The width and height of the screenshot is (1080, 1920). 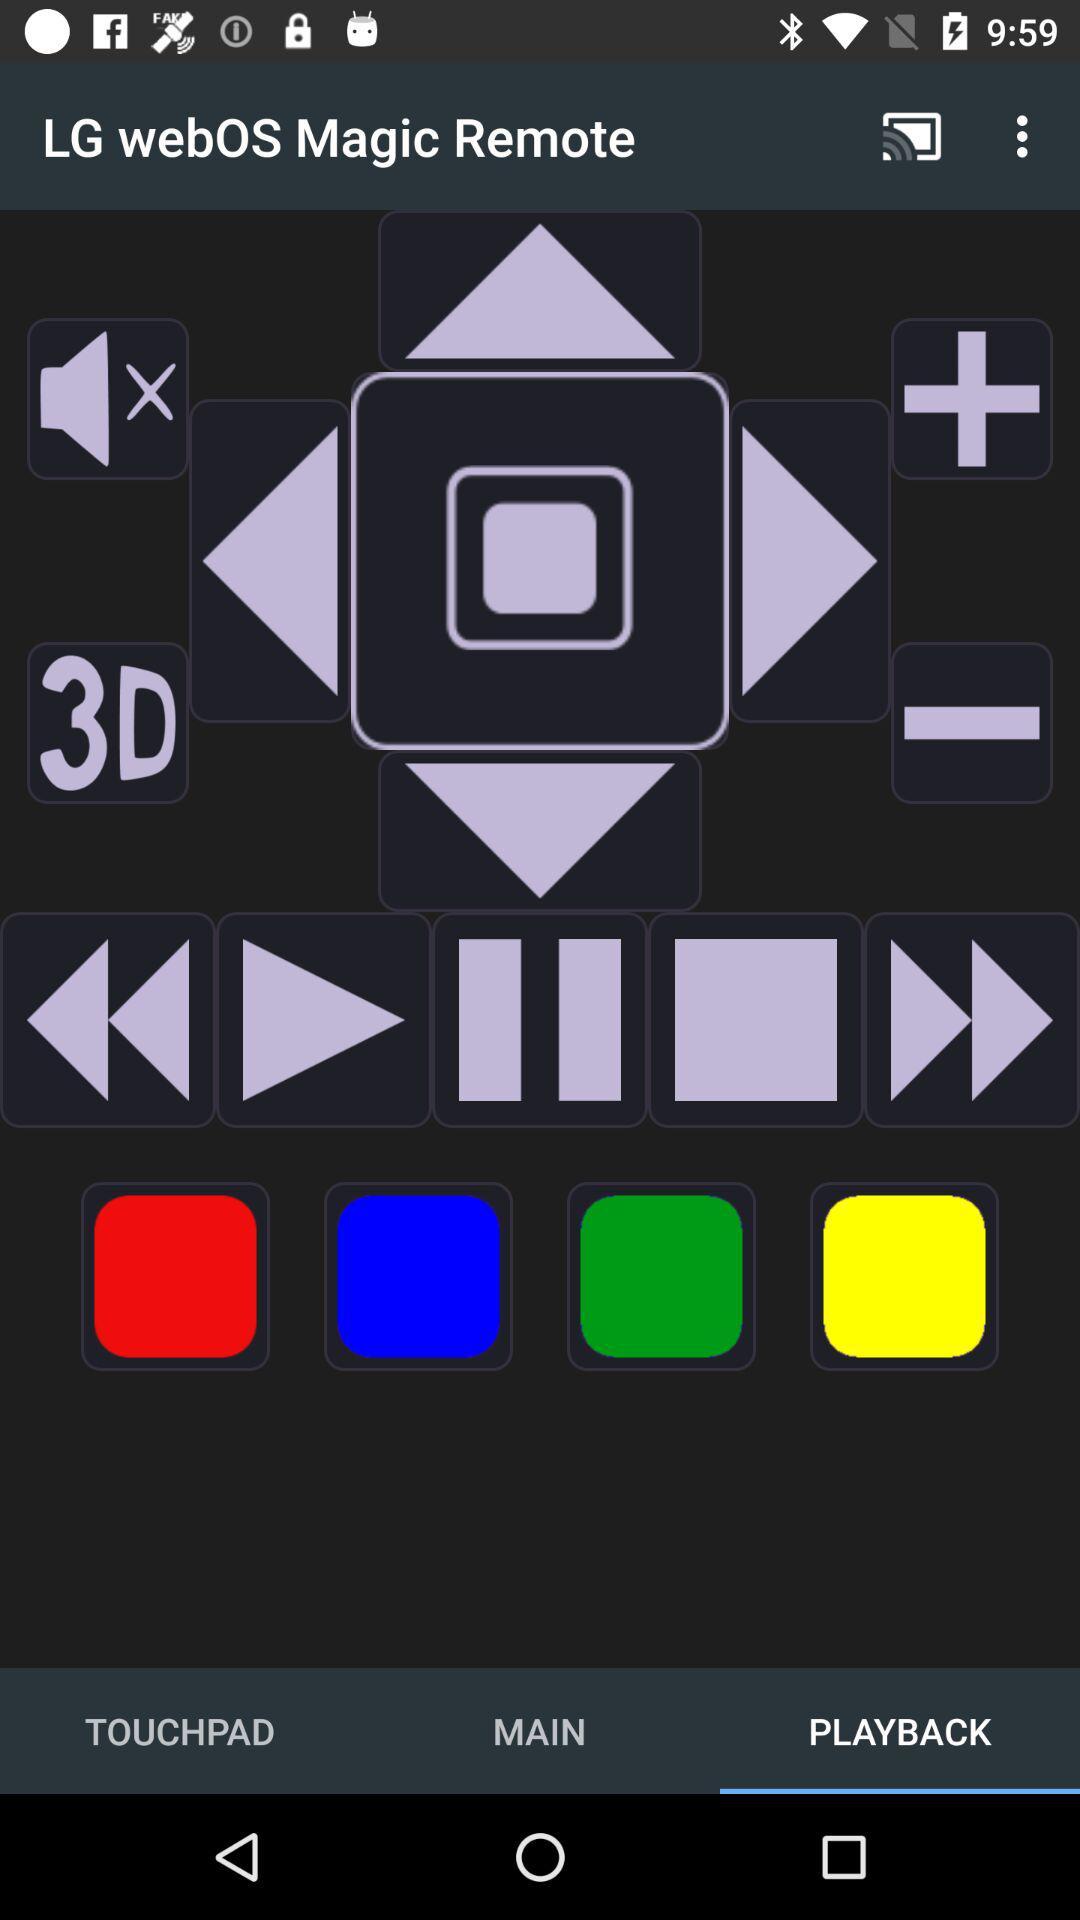 I want to click on play, so click(x=540, y=1019).